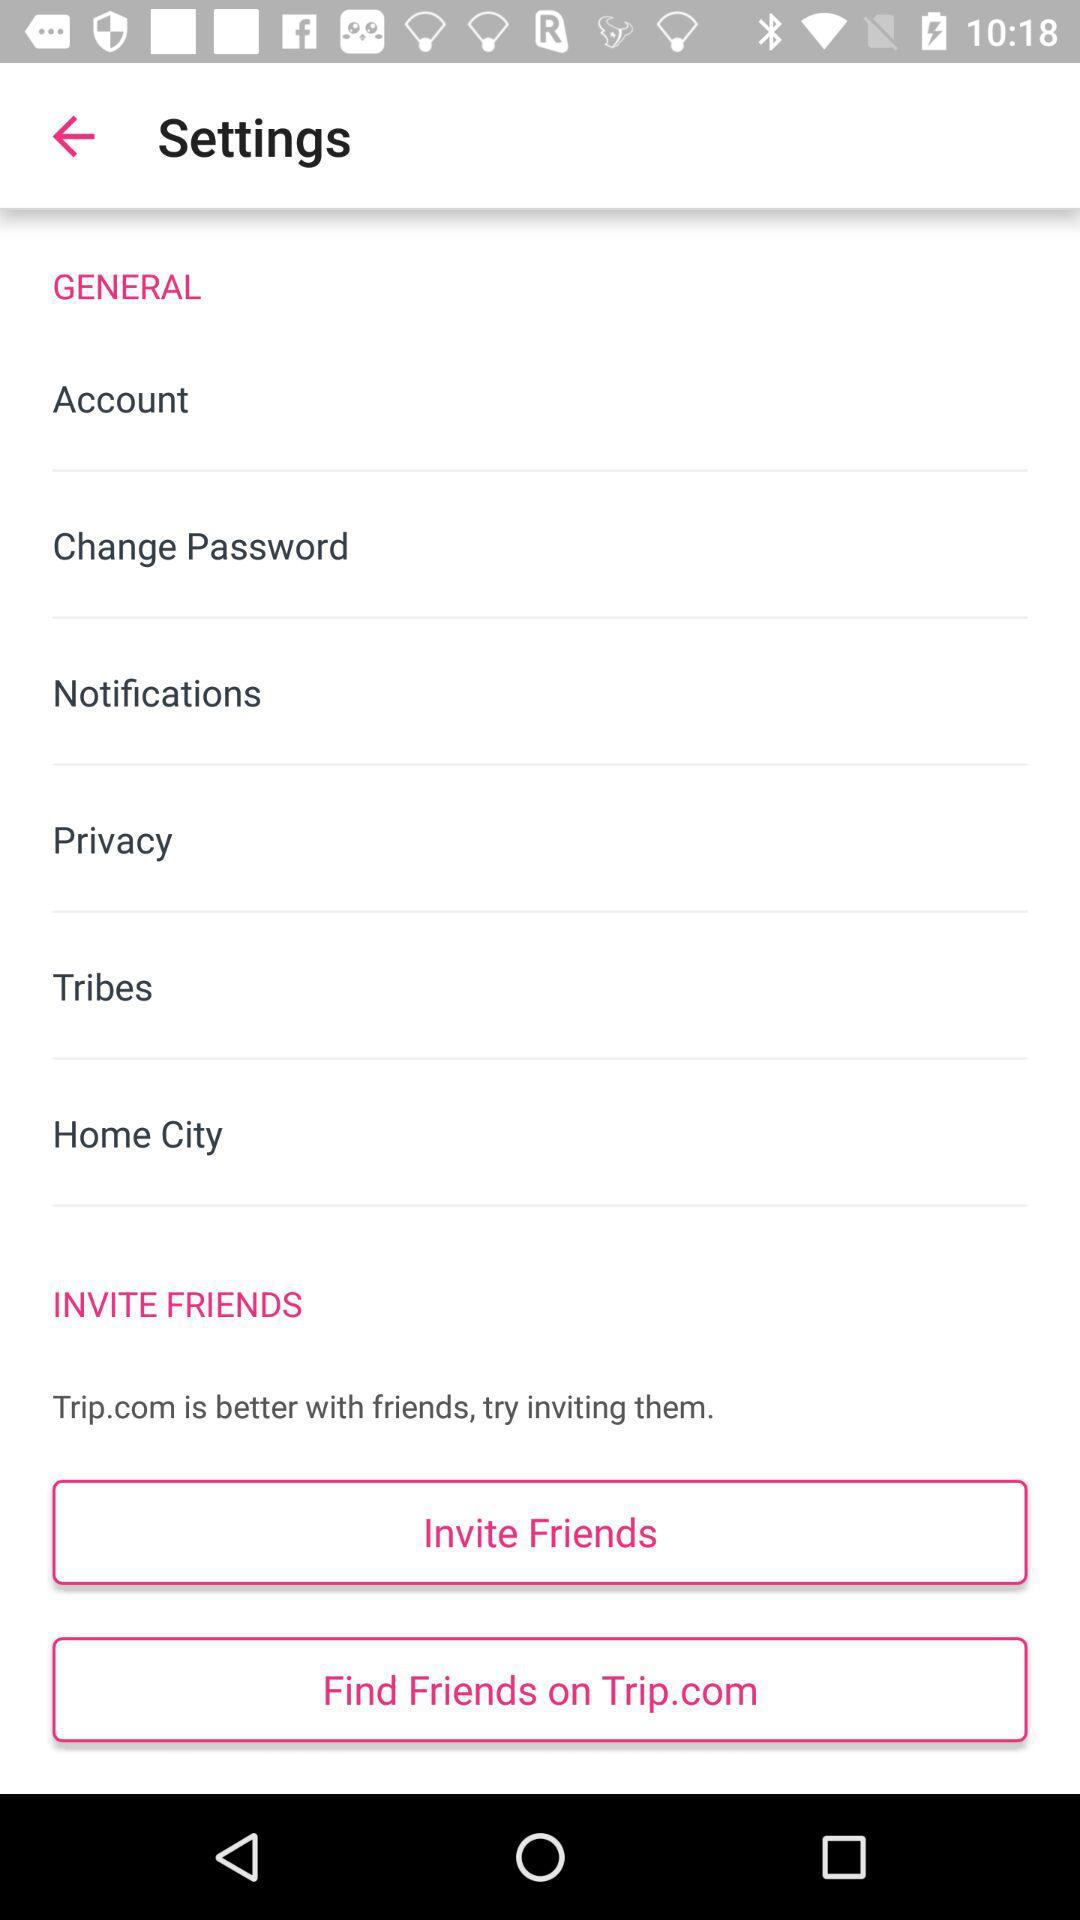 The height and width of the screenshot is (1920, 1080). Describe the element at coordinates (540, 398) in the screenshot. I see `the icon above change password` at that location.